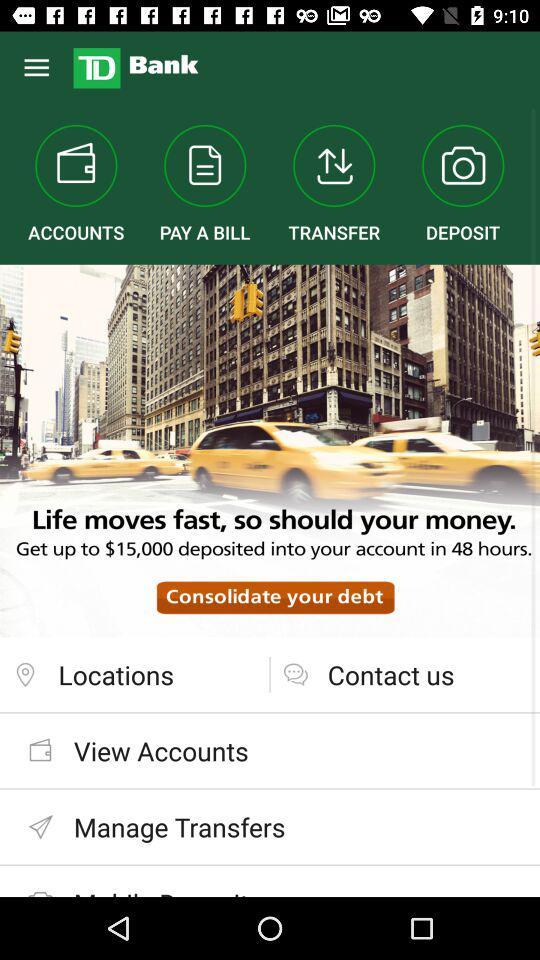  Describe the element at coordinates (270, 451) in the screenshot. I see `the icon above the locations icon` at that location.